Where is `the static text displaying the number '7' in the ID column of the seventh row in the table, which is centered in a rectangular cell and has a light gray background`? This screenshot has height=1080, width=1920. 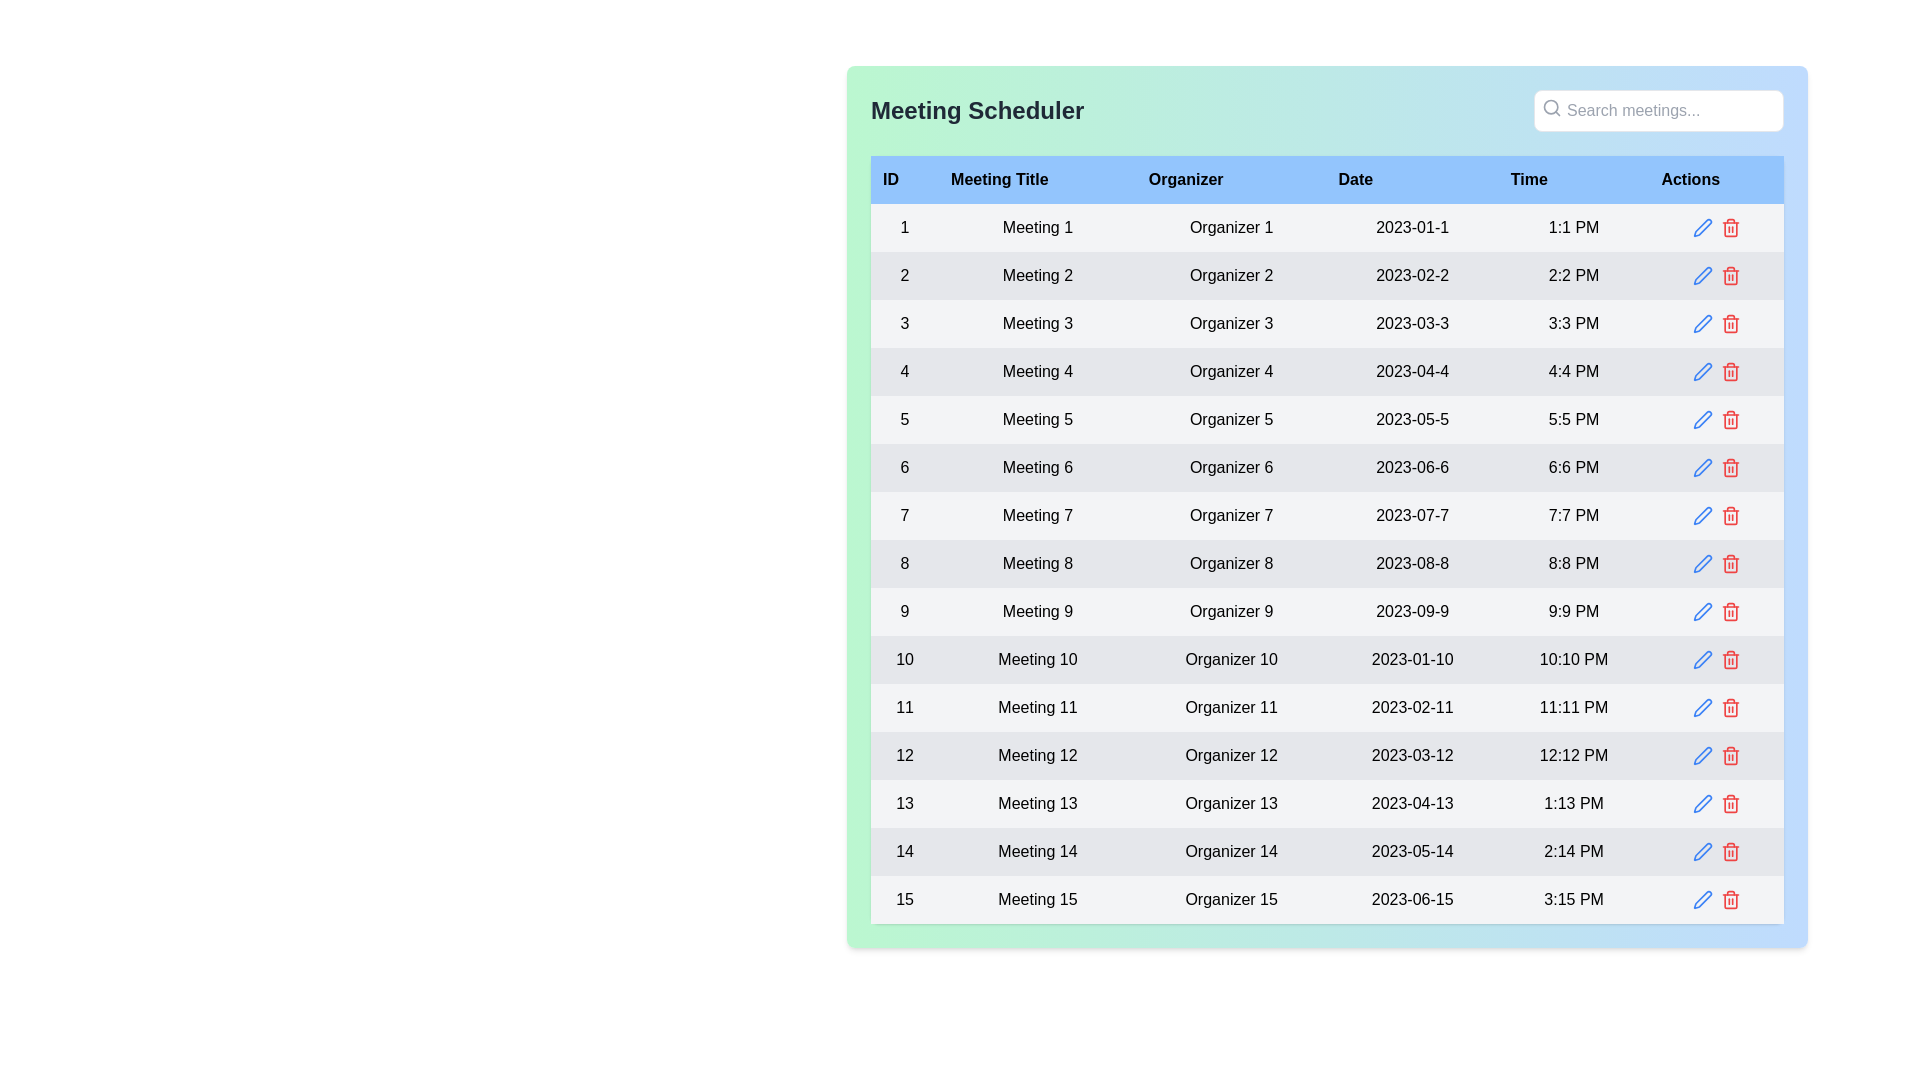 the static text displaying the number '7' in the ID column of the seventh row in the table, which is centered in a rectangular cell and has a light gray background is located at coordinates (904, 515).